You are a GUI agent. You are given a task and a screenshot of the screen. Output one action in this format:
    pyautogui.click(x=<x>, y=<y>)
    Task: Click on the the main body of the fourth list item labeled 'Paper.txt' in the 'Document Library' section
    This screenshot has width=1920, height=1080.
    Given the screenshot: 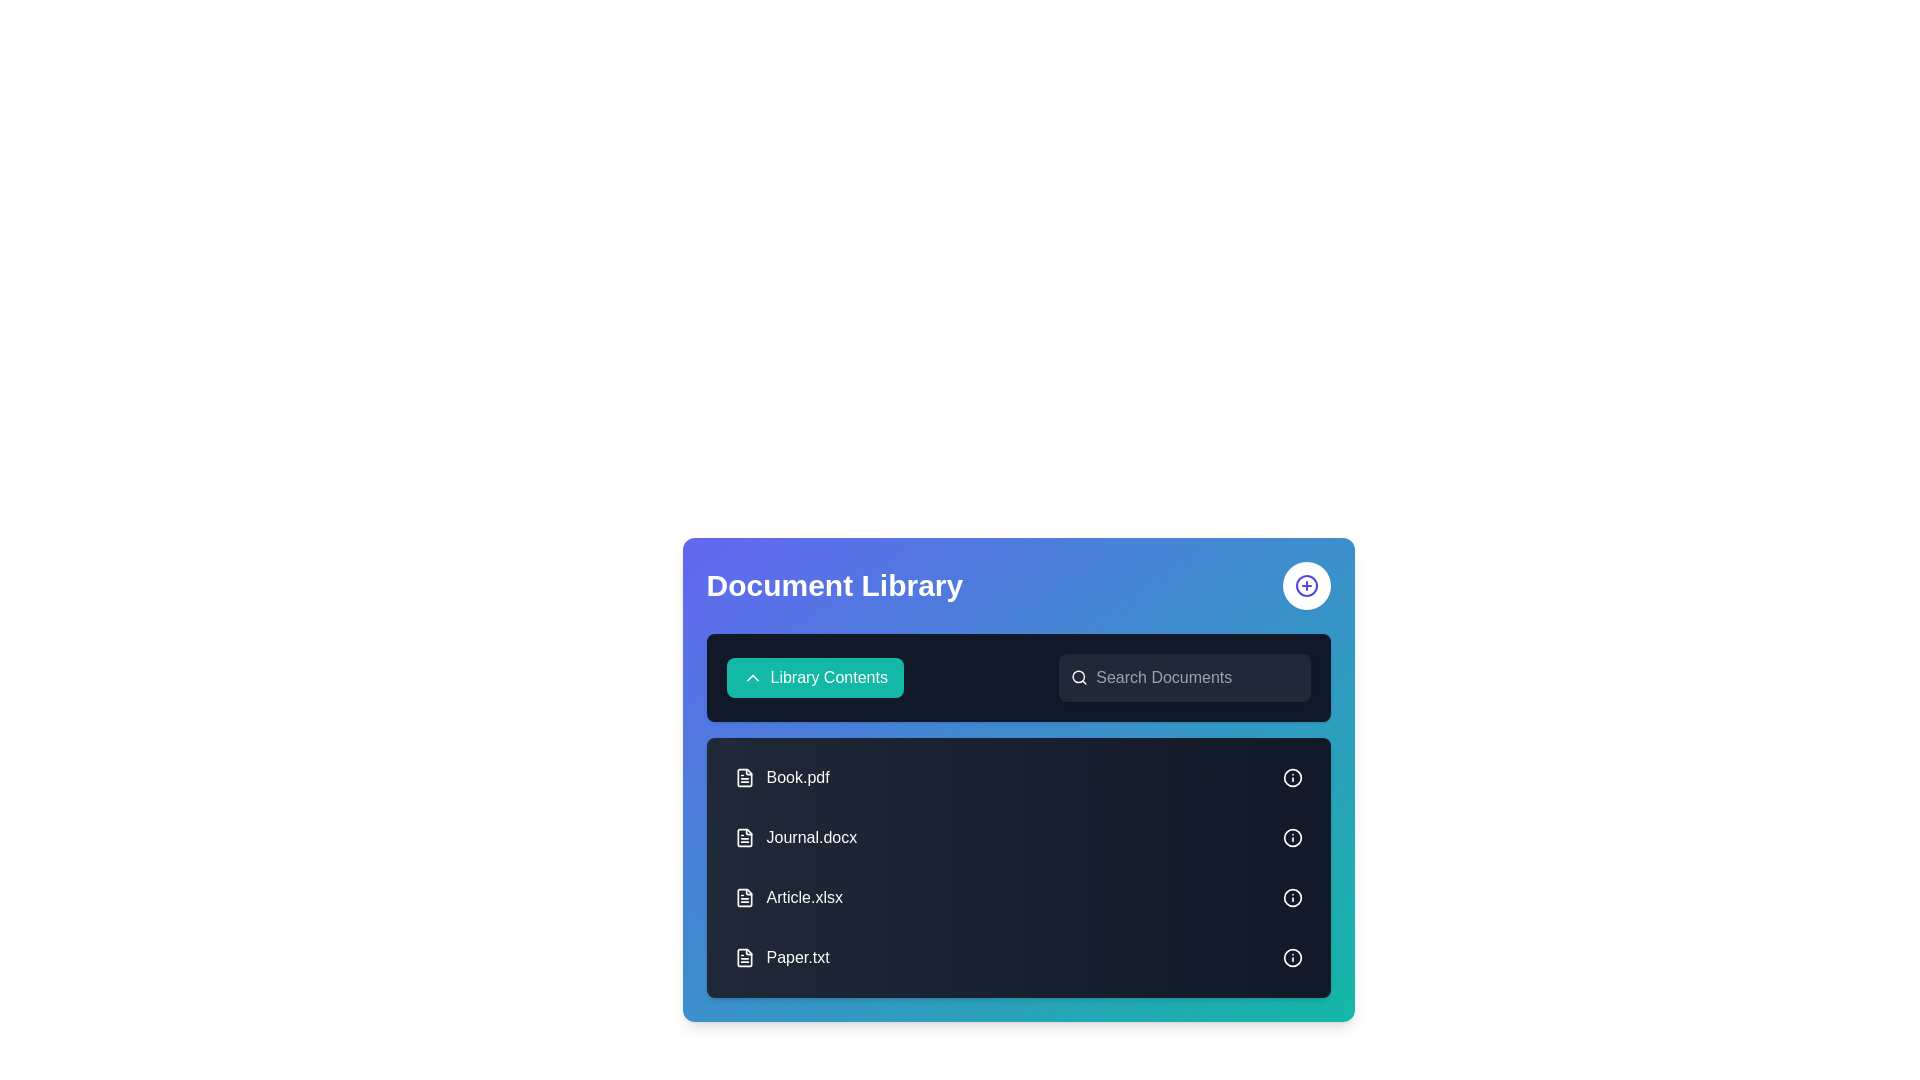 What is the action you would take?
    pyautogui.click(x=1018, y=956)
    